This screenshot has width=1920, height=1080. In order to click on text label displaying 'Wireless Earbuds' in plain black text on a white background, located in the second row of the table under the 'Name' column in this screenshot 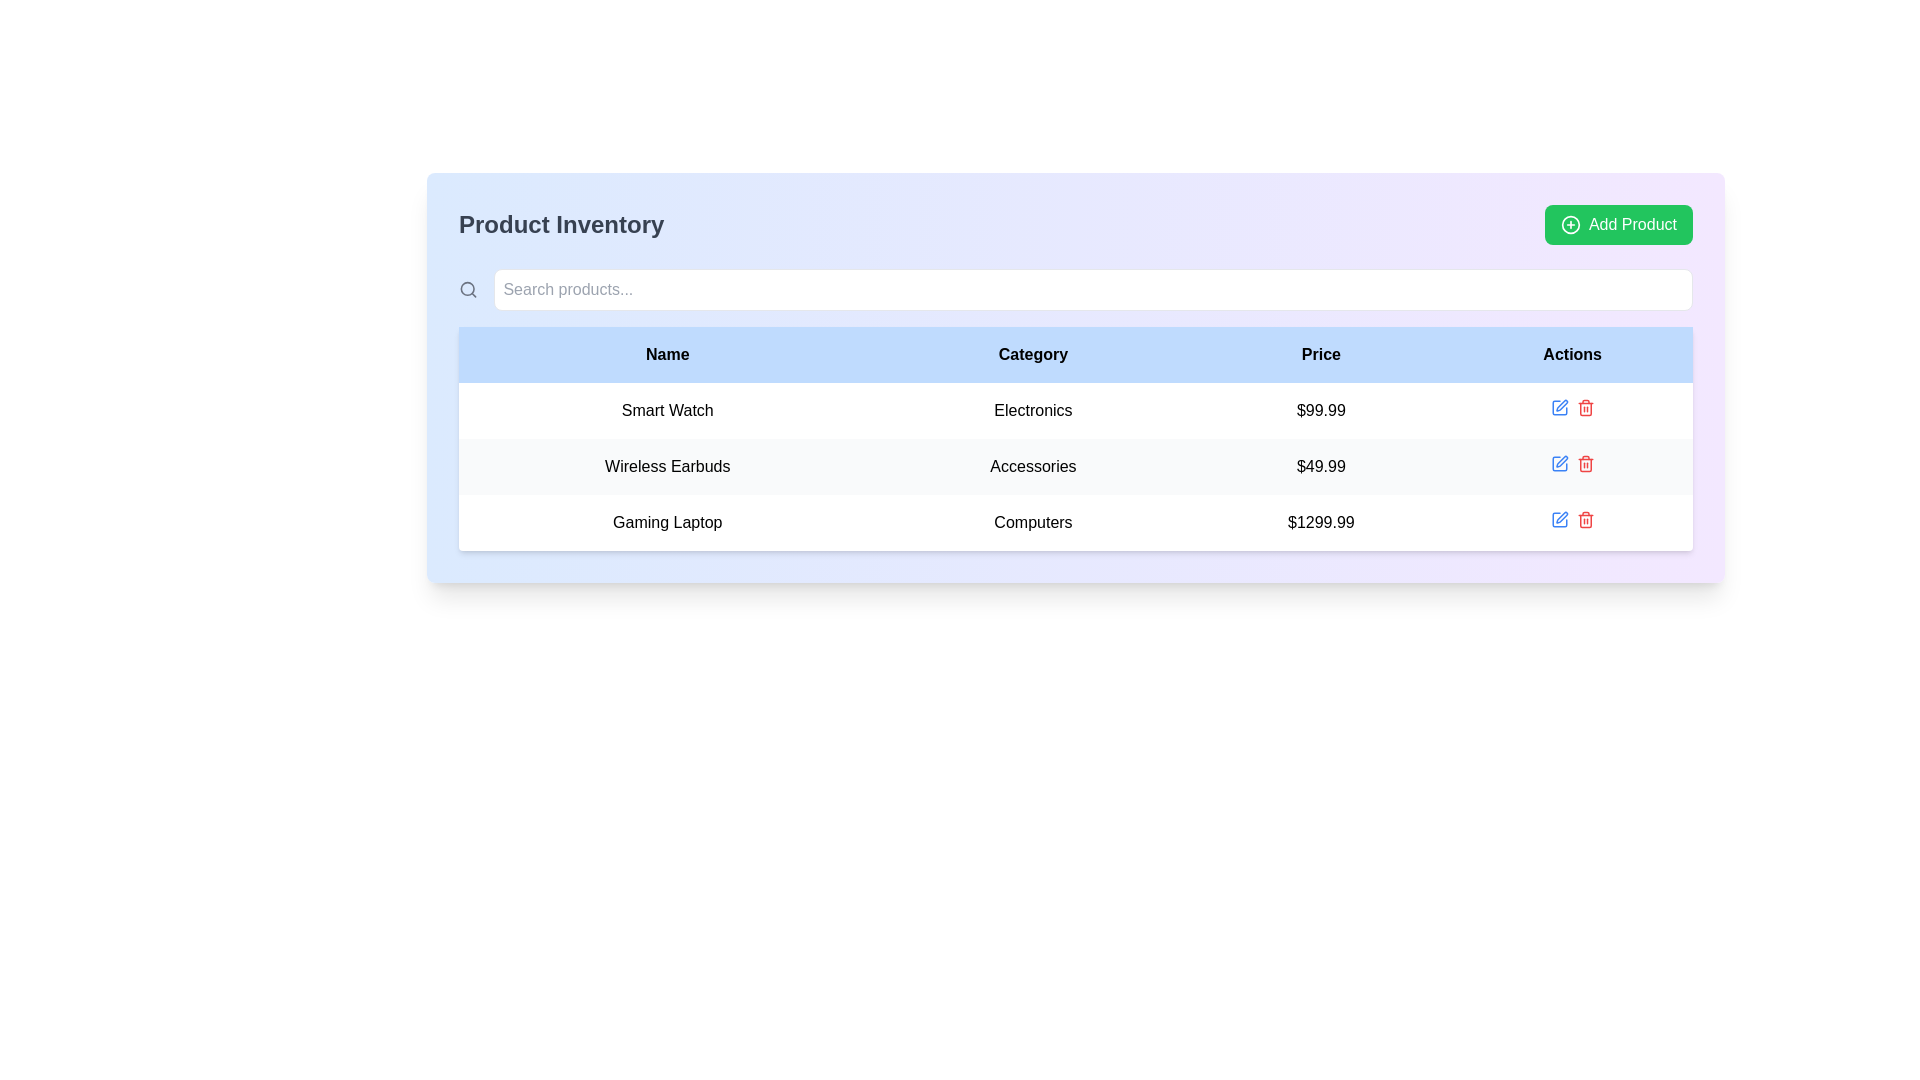, I will do `click(667, 466)`.